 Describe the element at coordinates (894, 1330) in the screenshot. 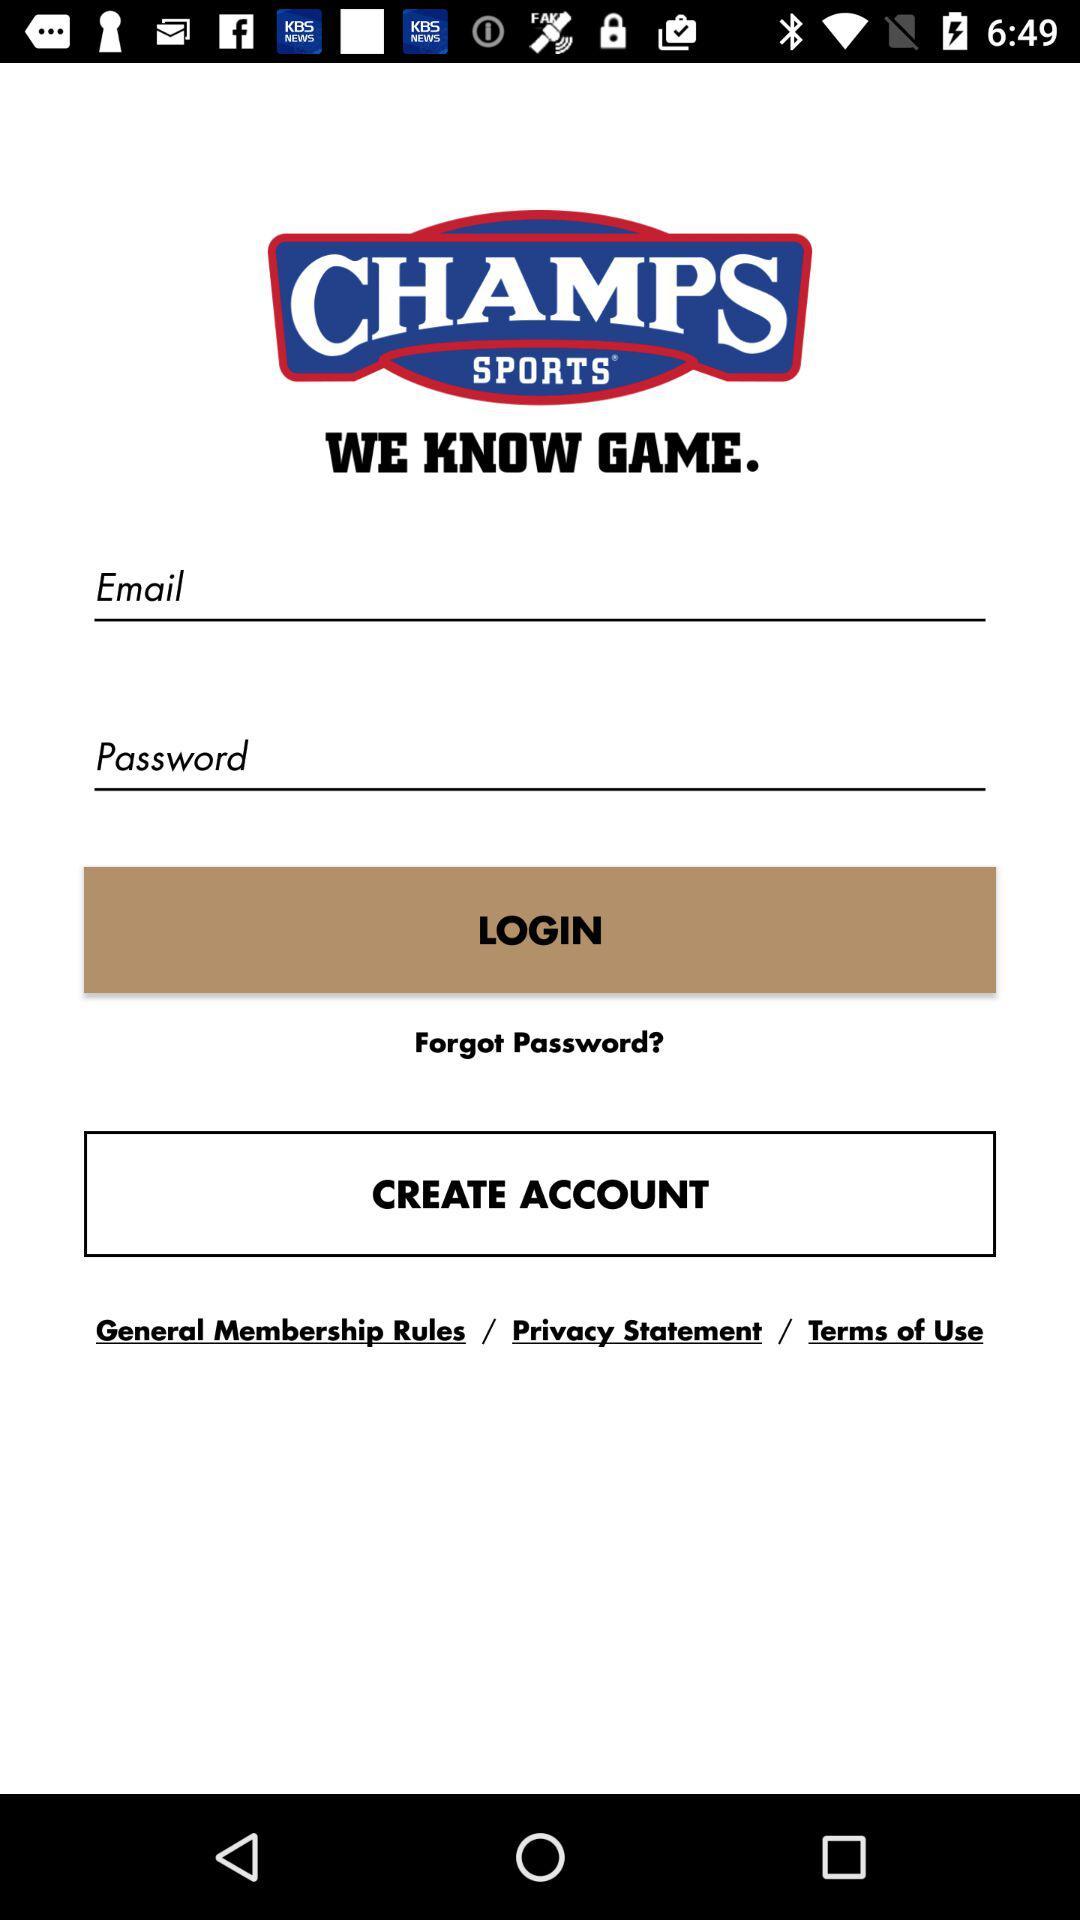

I see `terms of use in the bottom right of the web page` at that location.